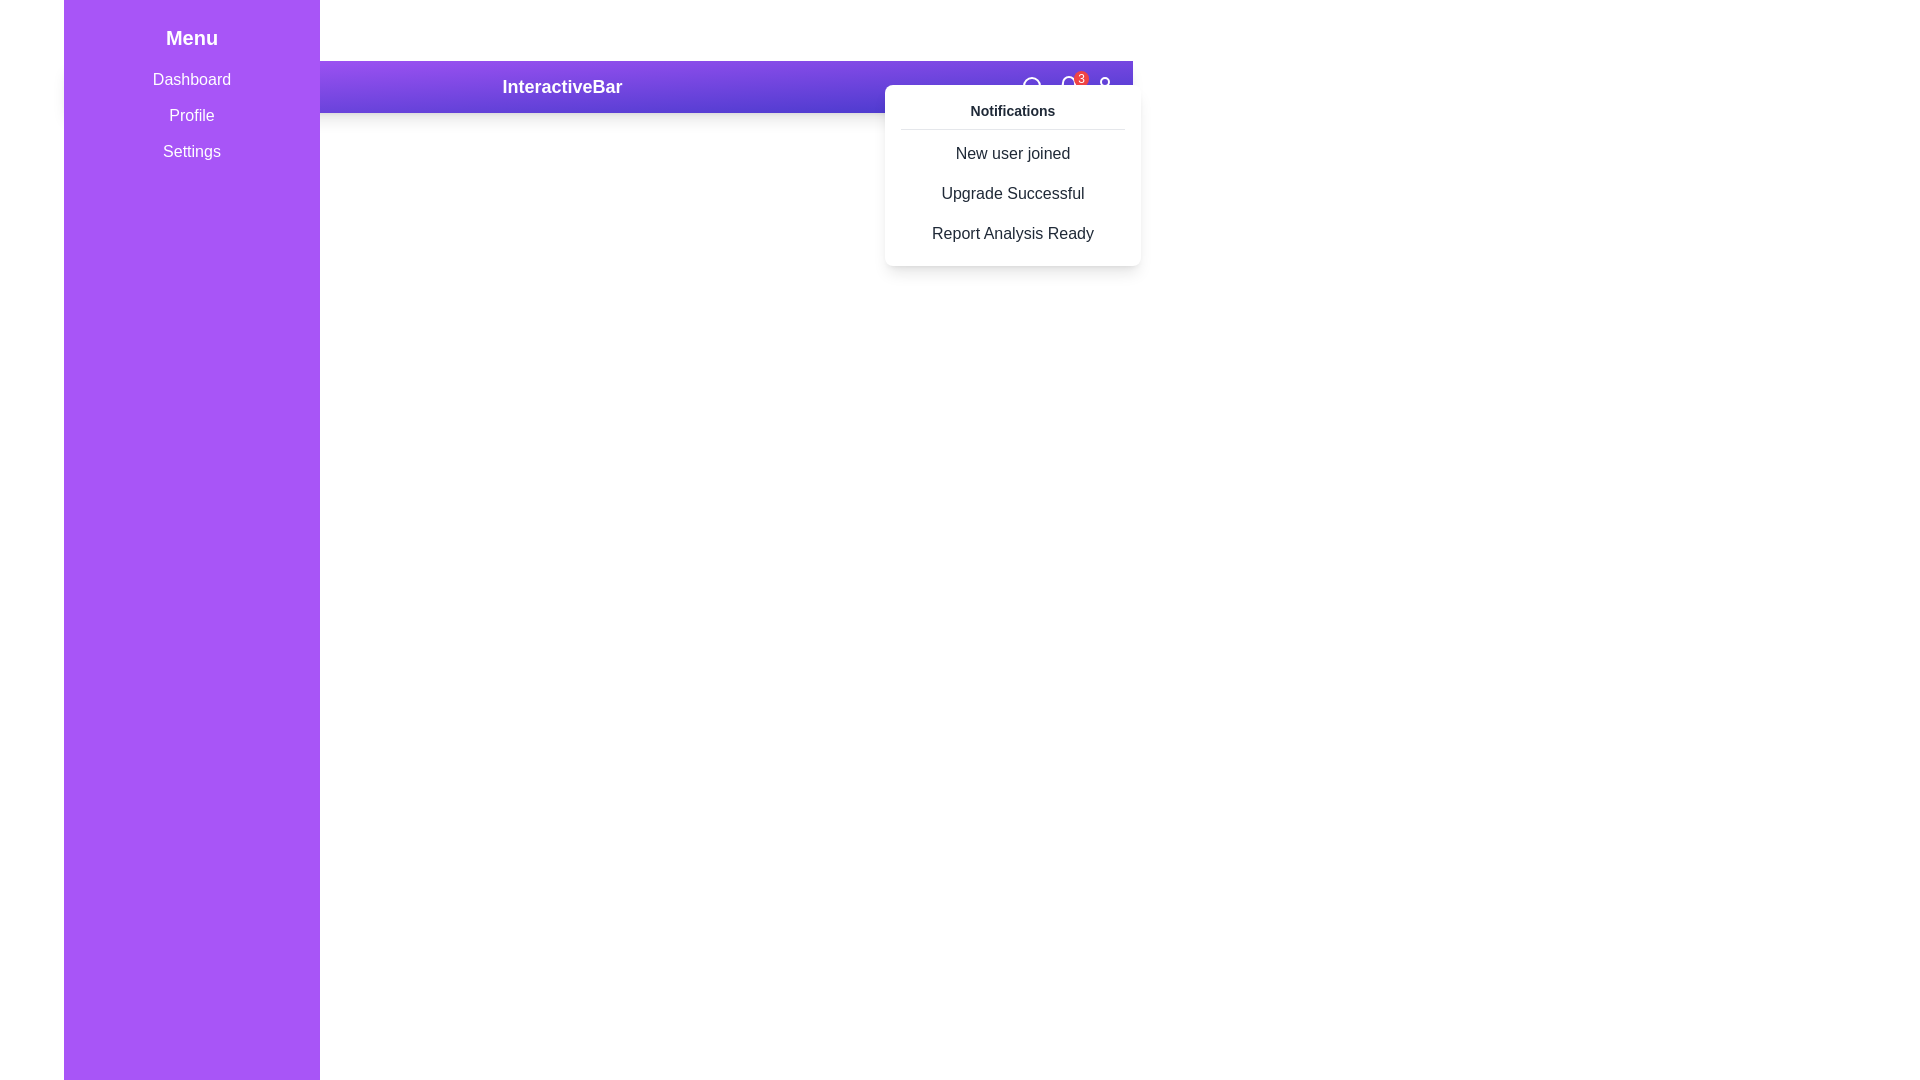  What do you see at coordinates (1068, 86) in the screenshot?
I see `the red circular badge displaying the number '3' that is positioned above the notification bell icon in the navigation bar` at bounding box center [1068, 86].